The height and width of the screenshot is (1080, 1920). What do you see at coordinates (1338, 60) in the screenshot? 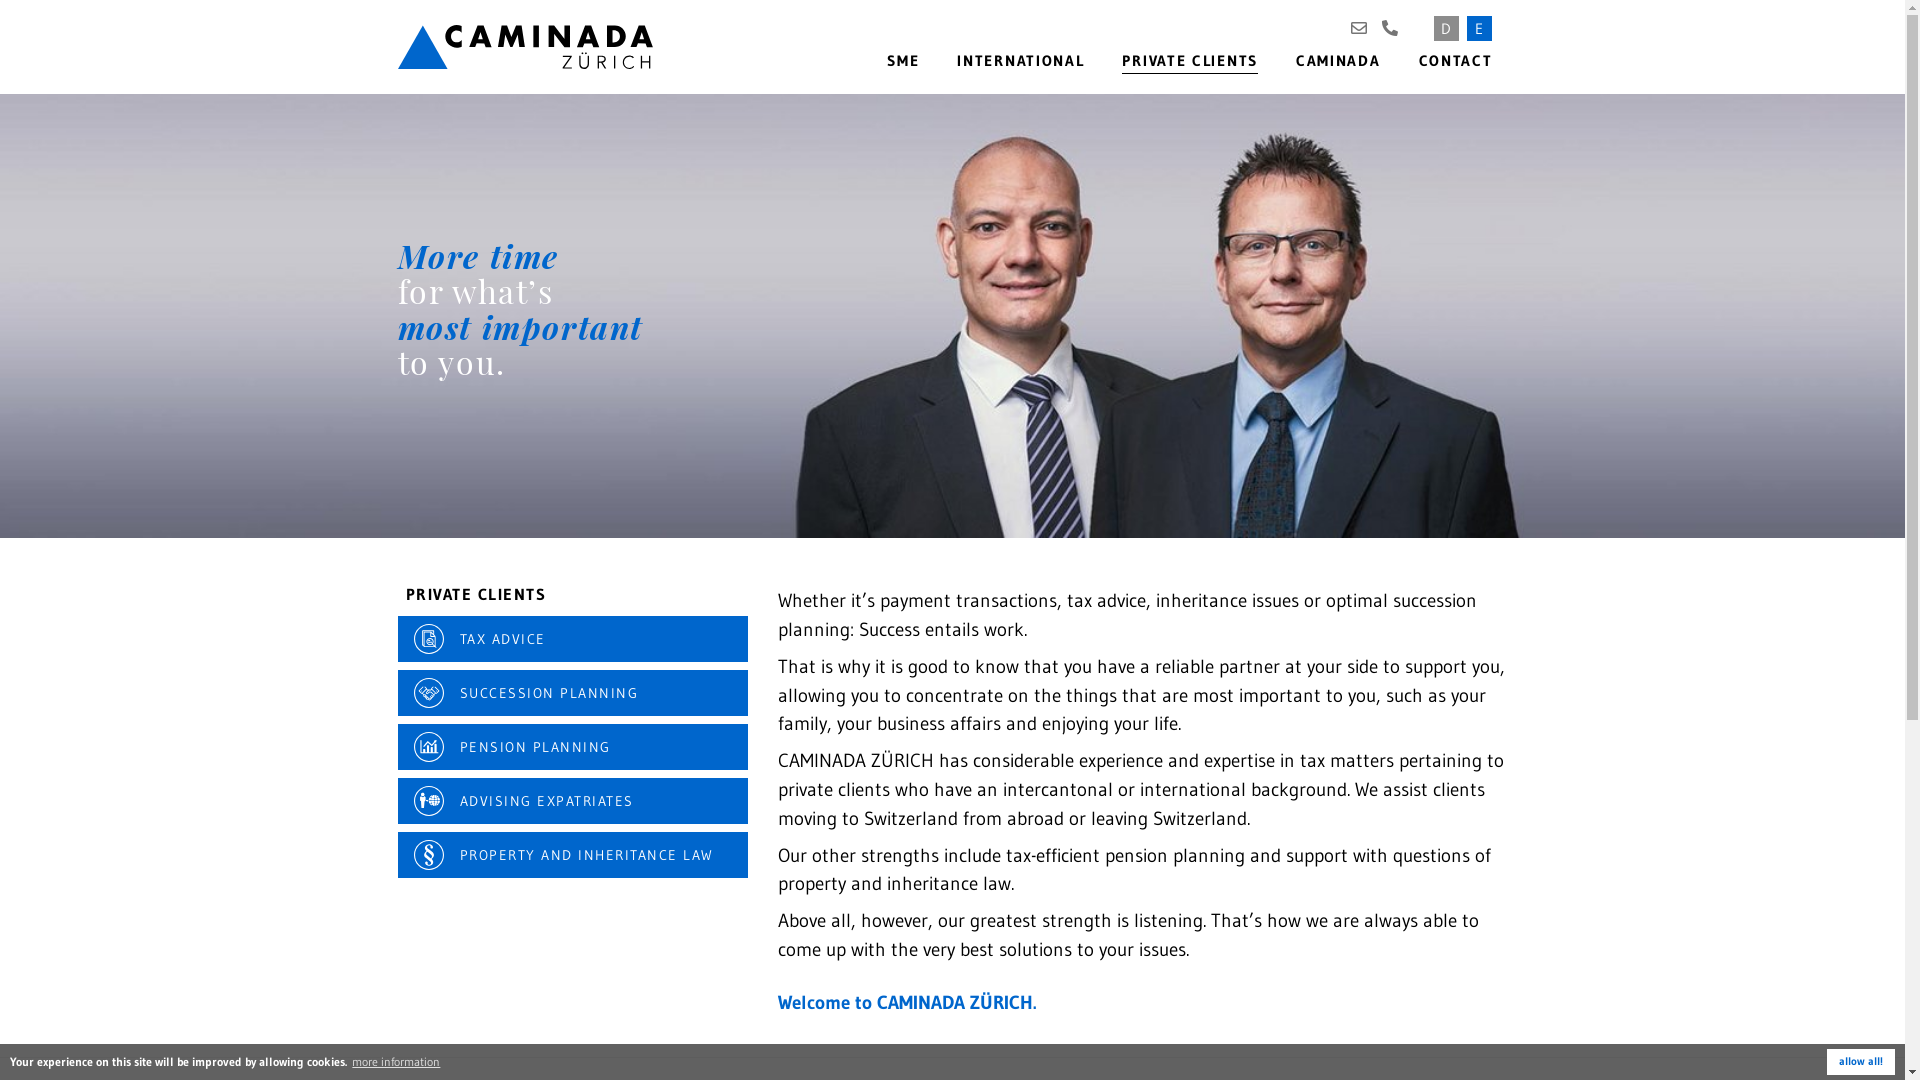
I see `'CAMINADA'` at bounding box center [1338, 60].